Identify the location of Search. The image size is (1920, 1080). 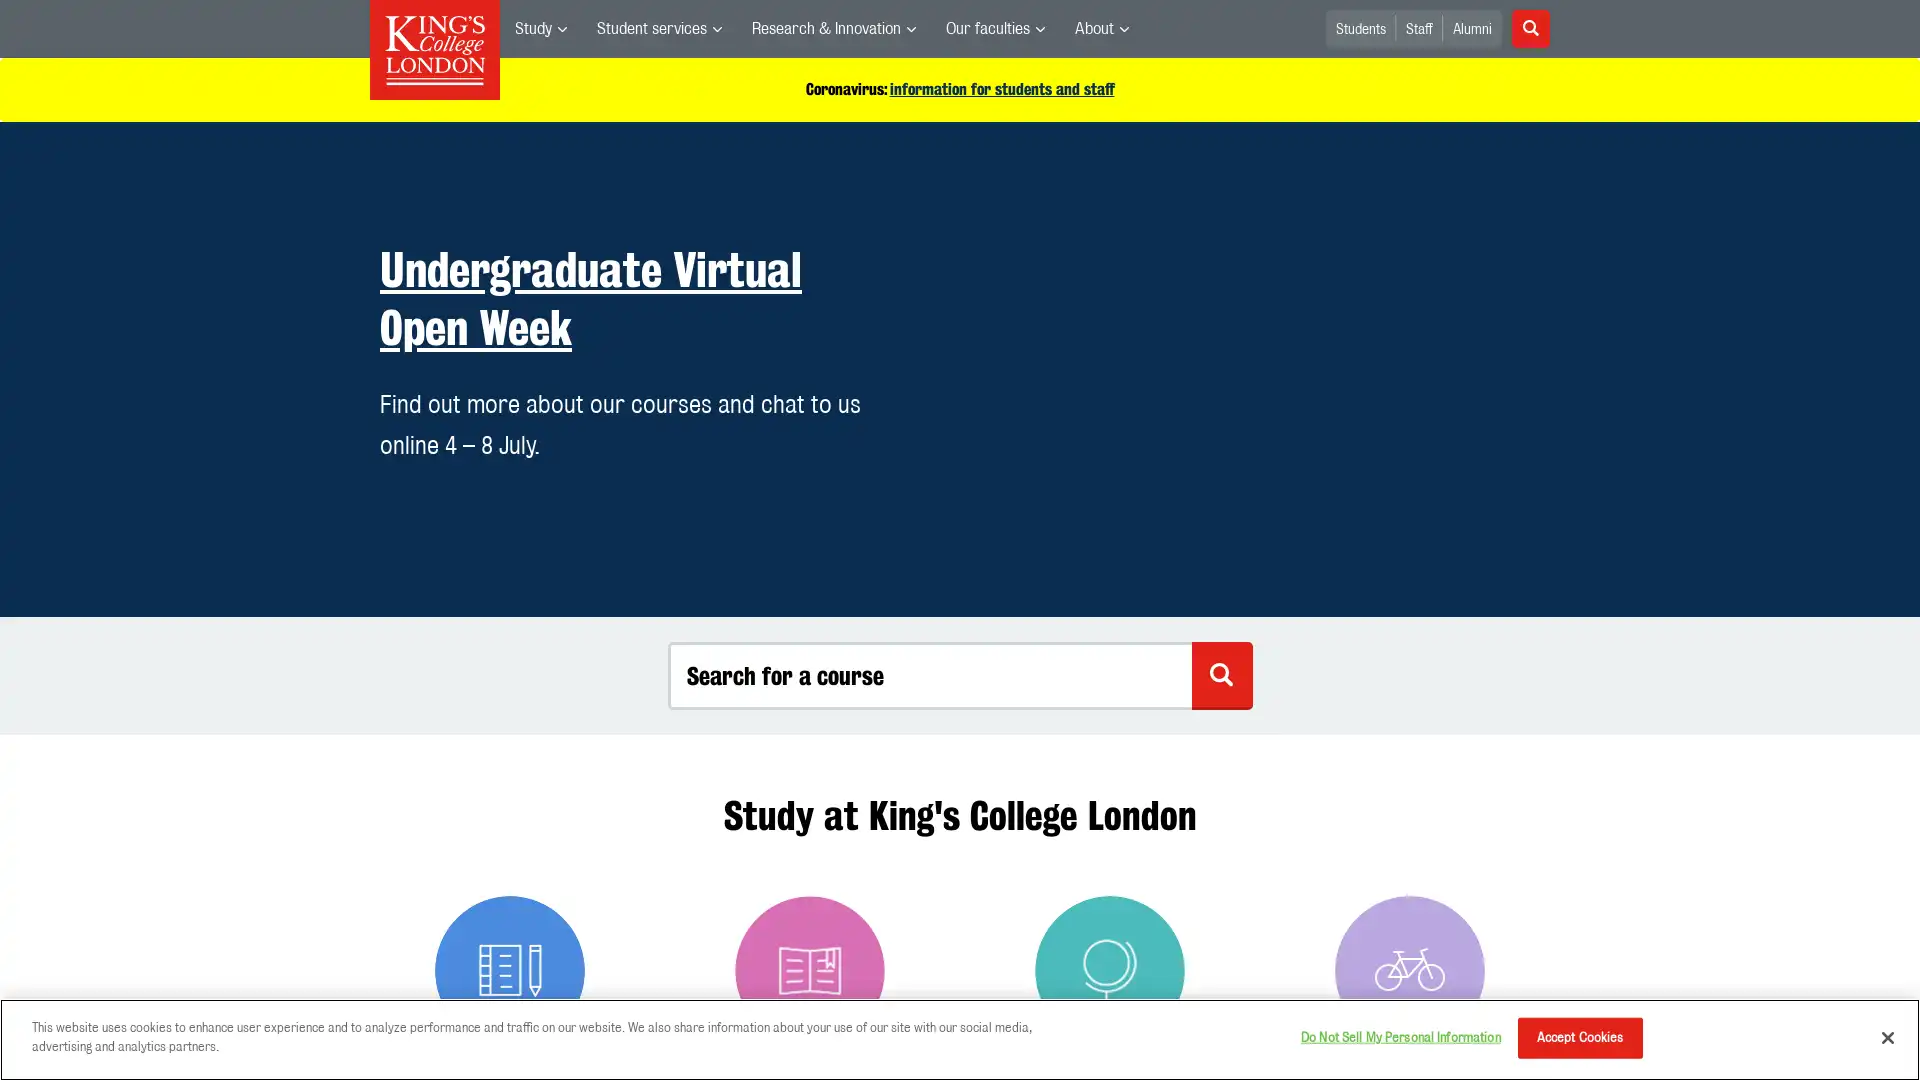
(1530, 29).